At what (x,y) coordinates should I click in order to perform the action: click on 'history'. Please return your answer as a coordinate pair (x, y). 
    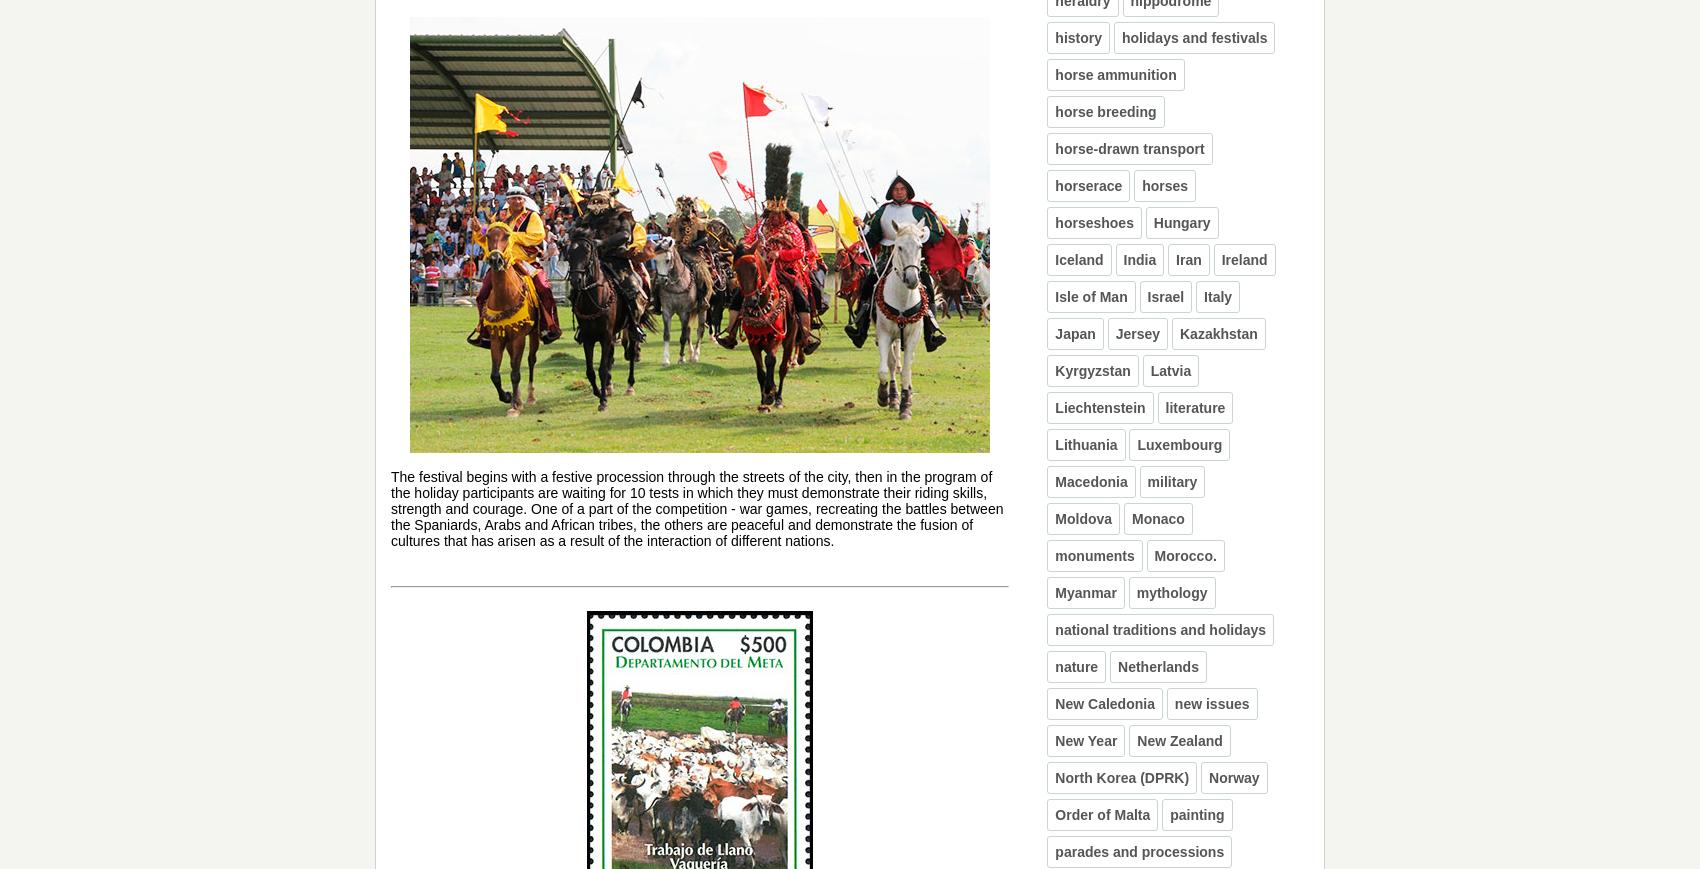
    Looking at the image, I should click on (1078, 36).